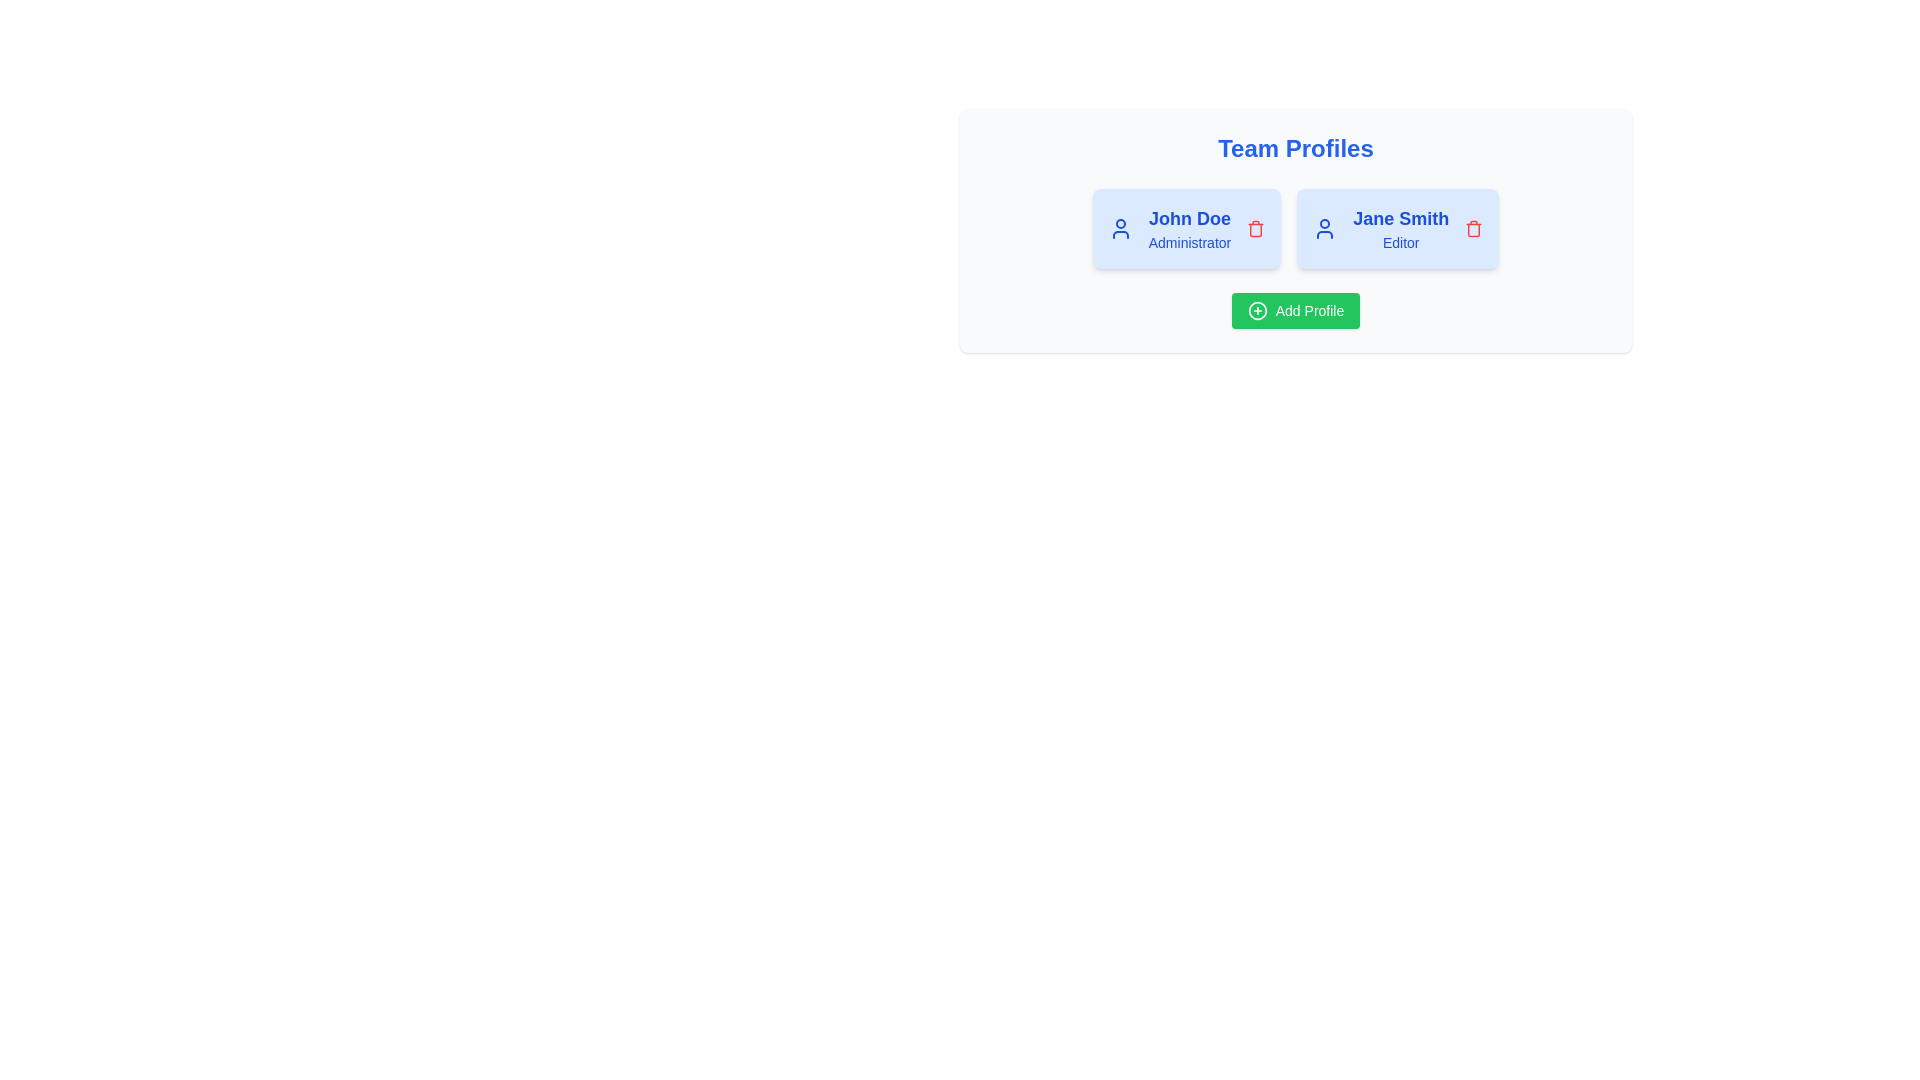  What do you see at coordinates (1120, 227) in the screenshot?
I see `the user icon of the profile identified by John Doe` at bounding box center [1120, 227].